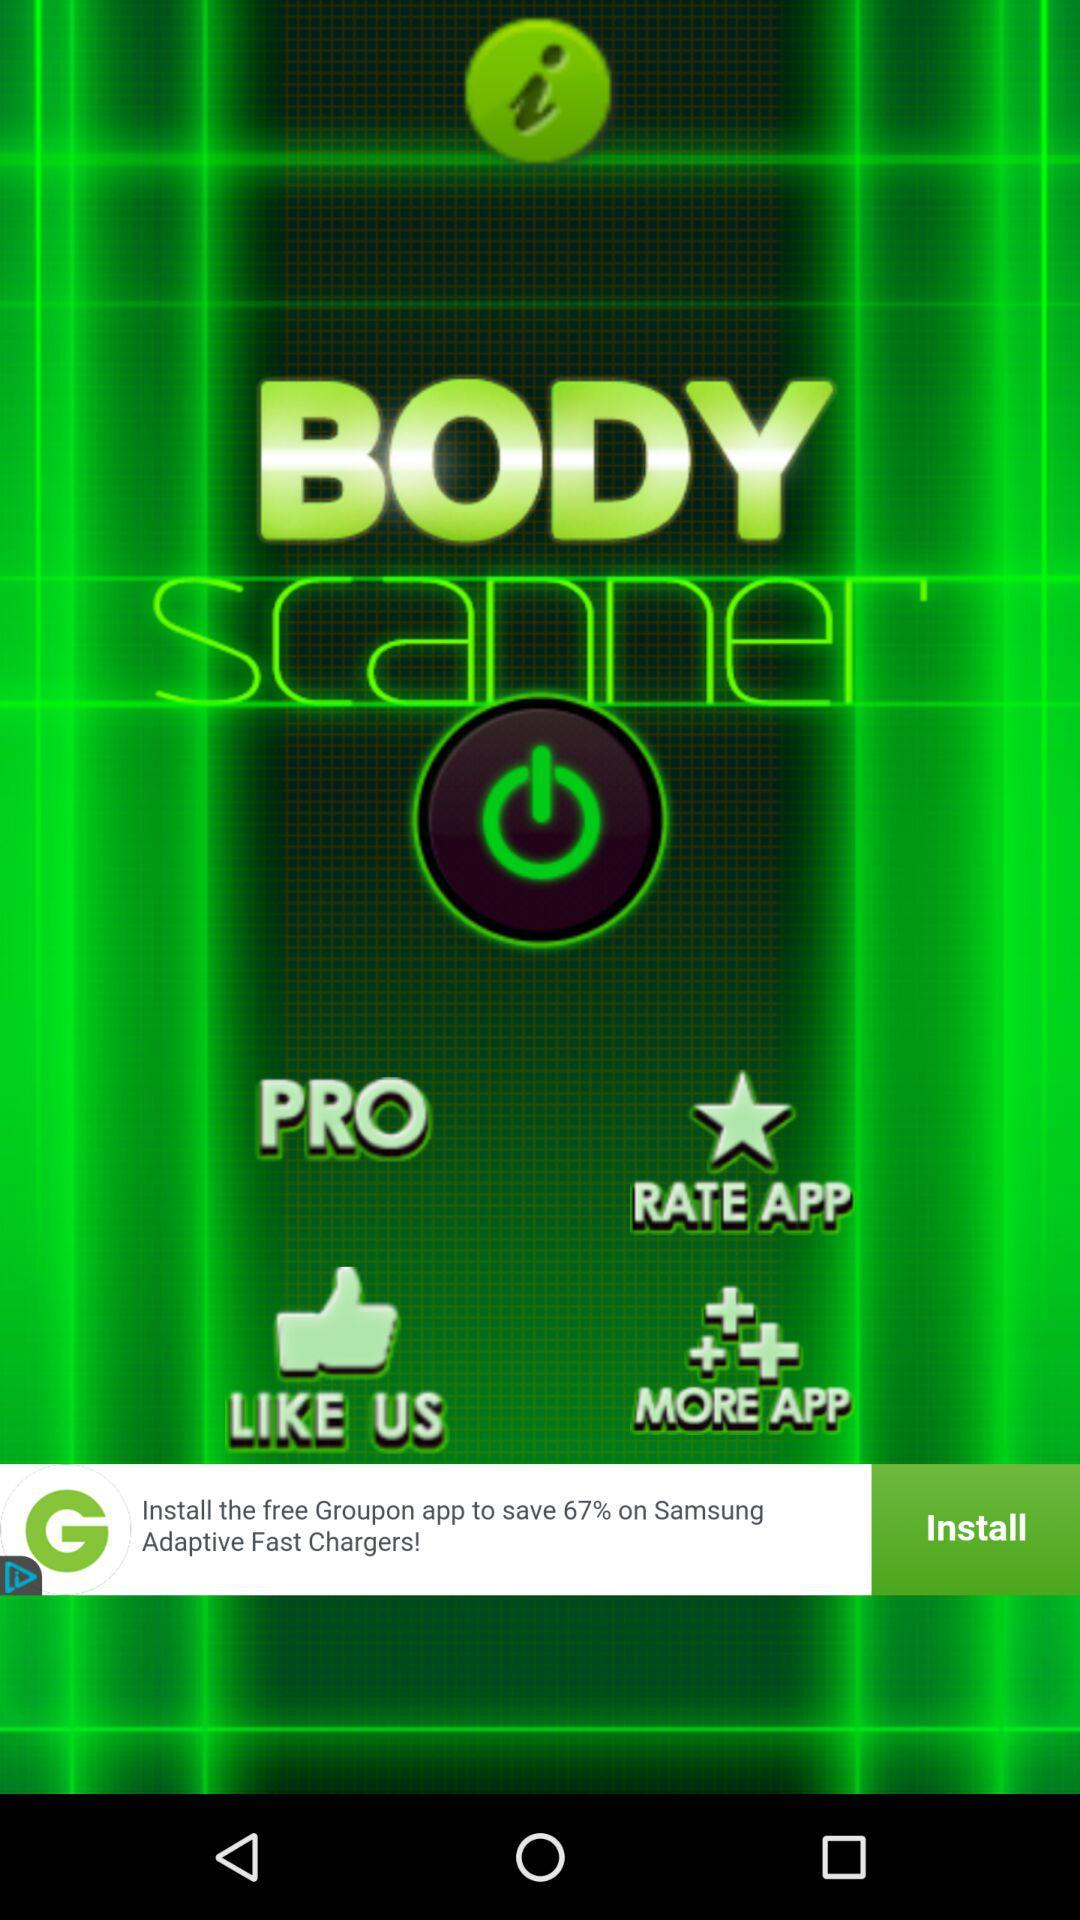  Describe the element at coordinates (336, 1360) in the screenshot. I see `like option` at that location.